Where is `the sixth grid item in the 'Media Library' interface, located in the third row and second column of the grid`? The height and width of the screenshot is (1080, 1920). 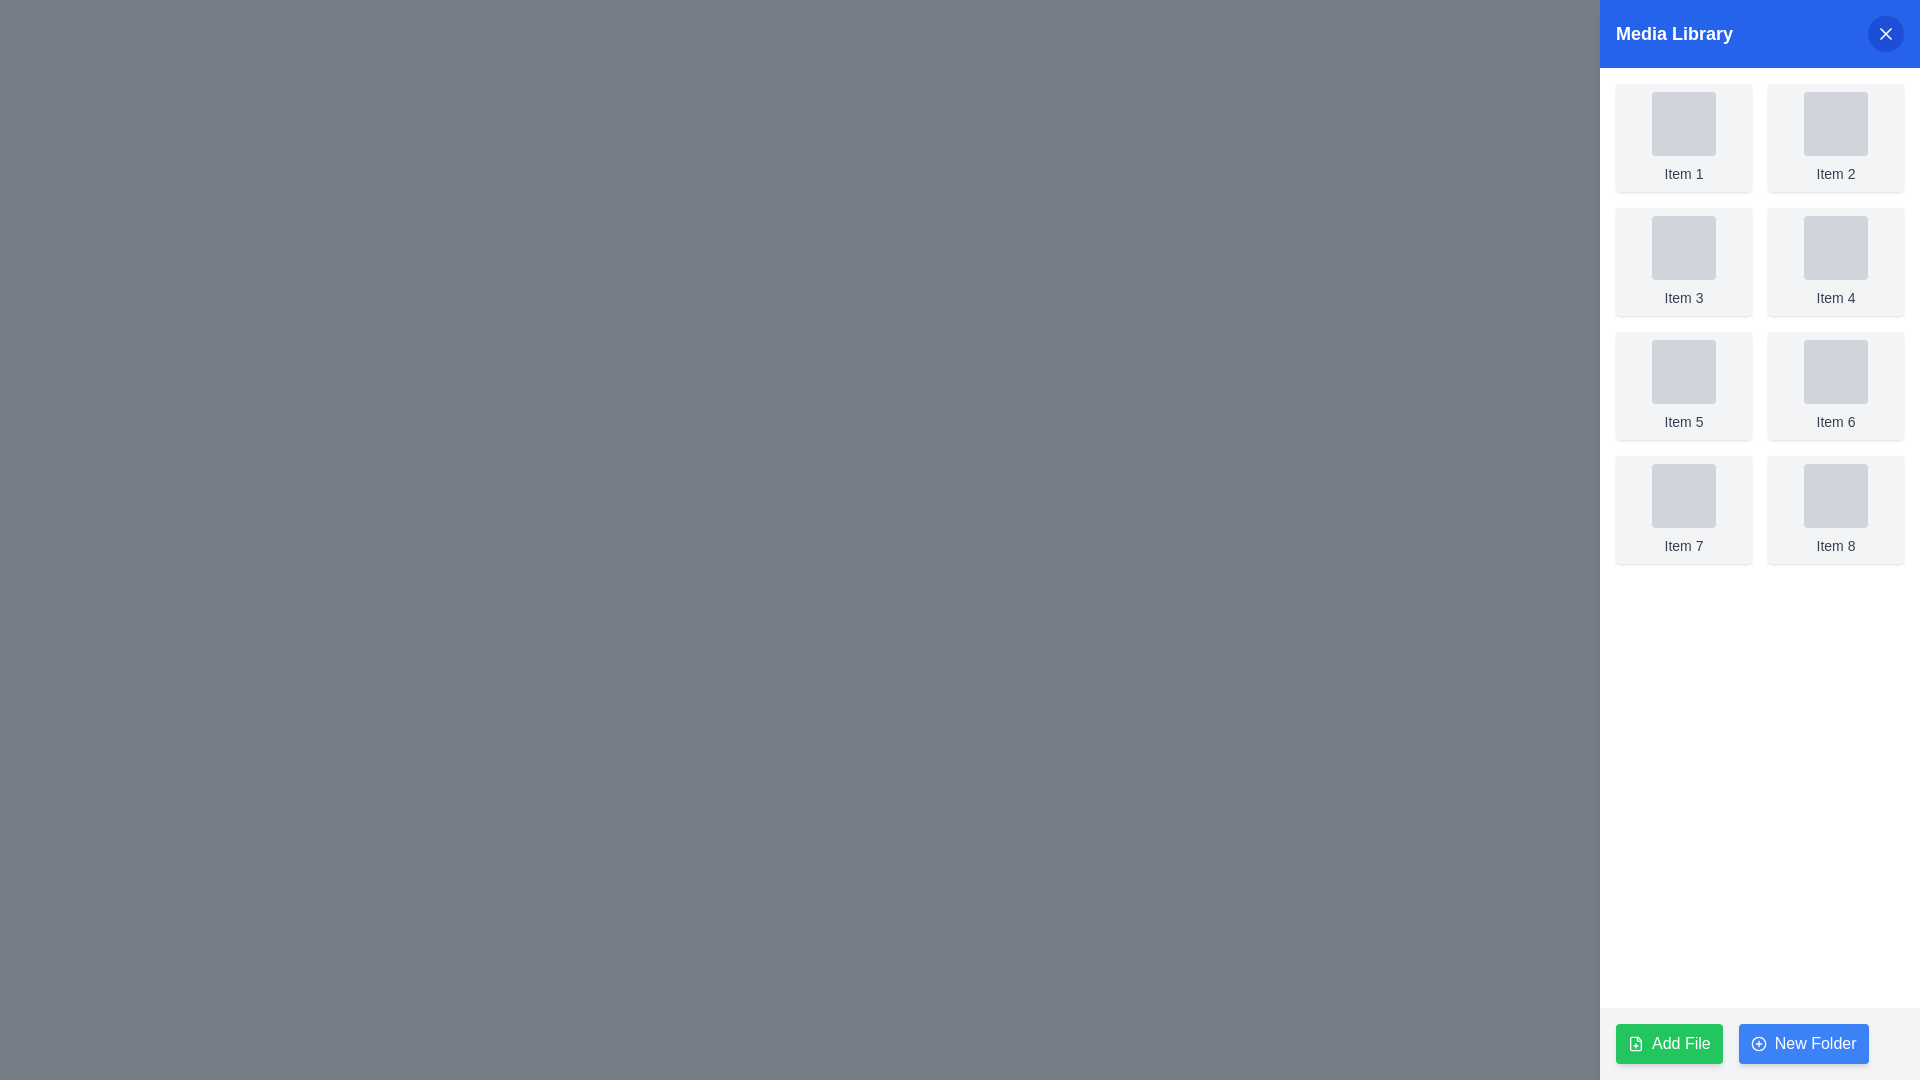 the sixth grid item in the 'Media Library' interface, located in the third row and second column of the grid is located at coordinates (1836, 385).